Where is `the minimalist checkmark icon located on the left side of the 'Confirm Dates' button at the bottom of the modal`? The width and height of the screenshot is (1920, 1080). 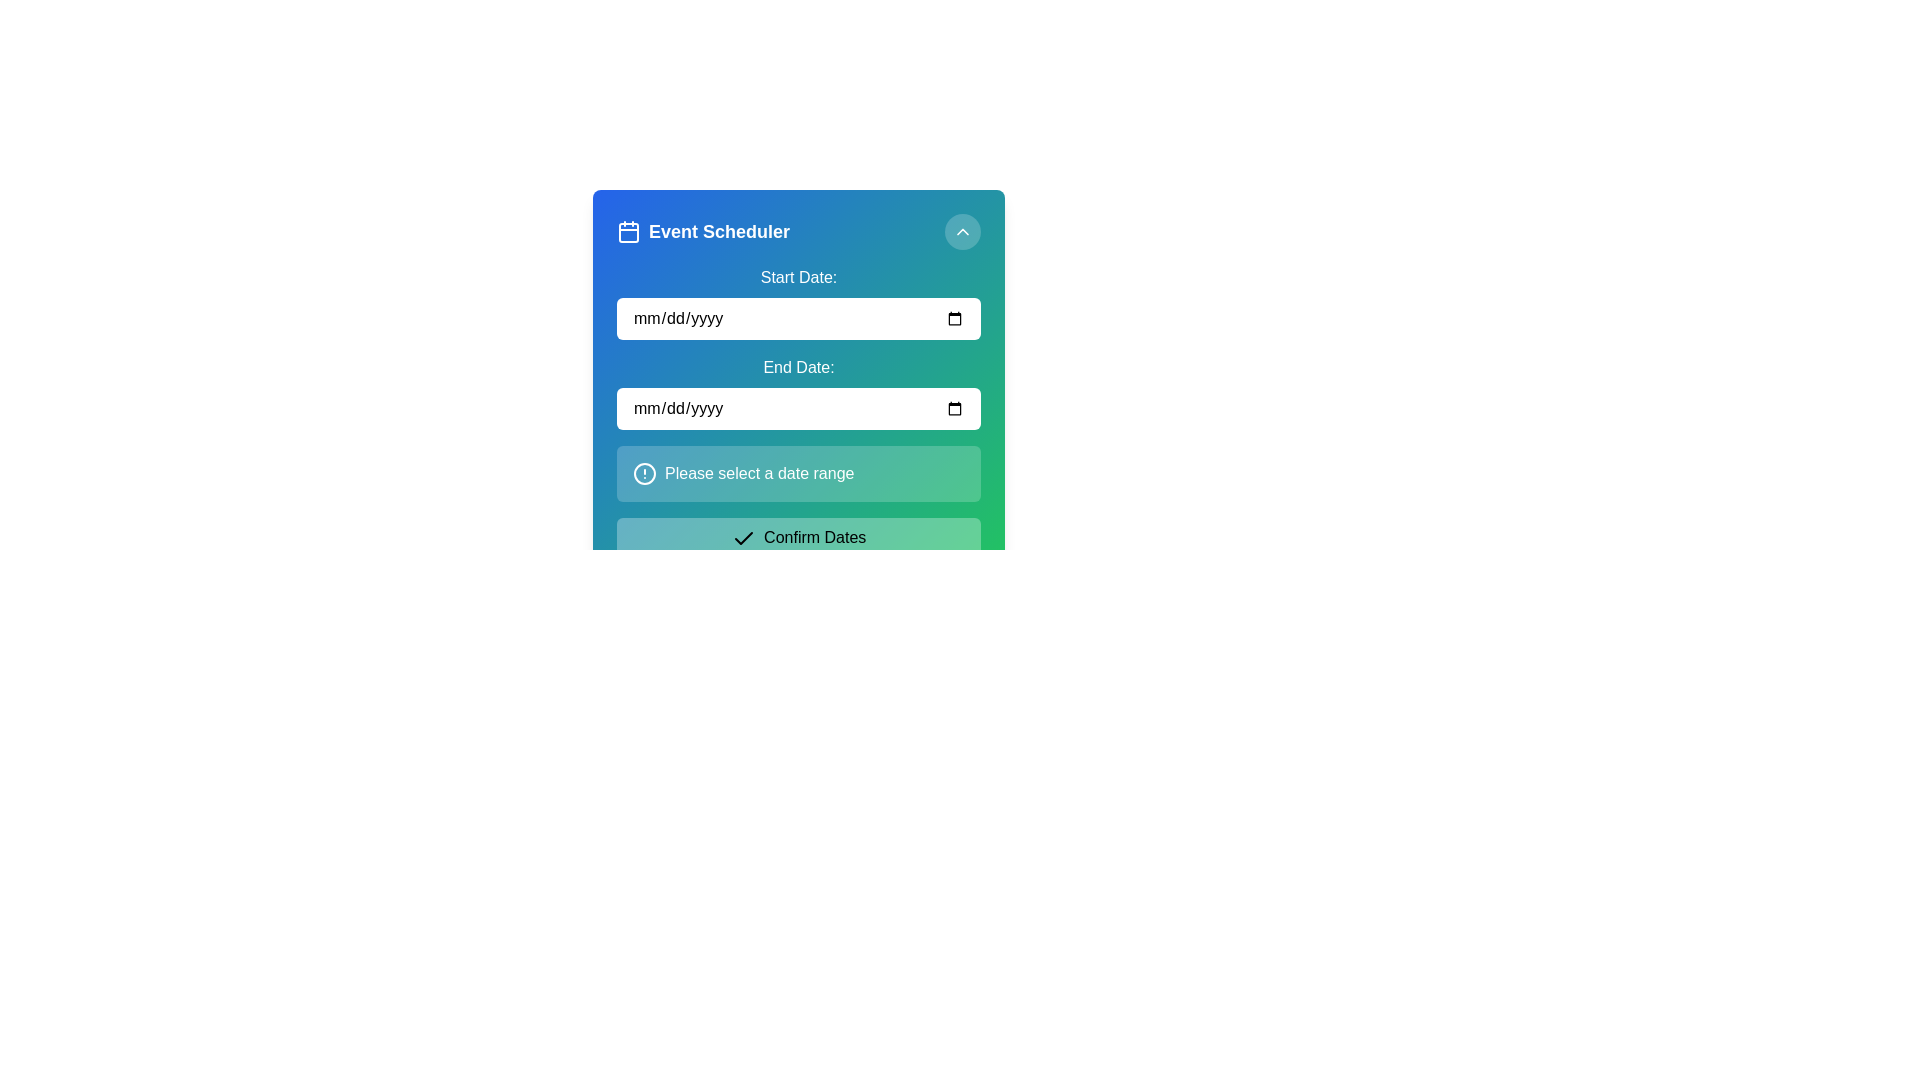 the minimalist checkmark icon located on the left side of the 'Confirm Dates' button at the bottom of the modal is located at coordinates (742, 537).